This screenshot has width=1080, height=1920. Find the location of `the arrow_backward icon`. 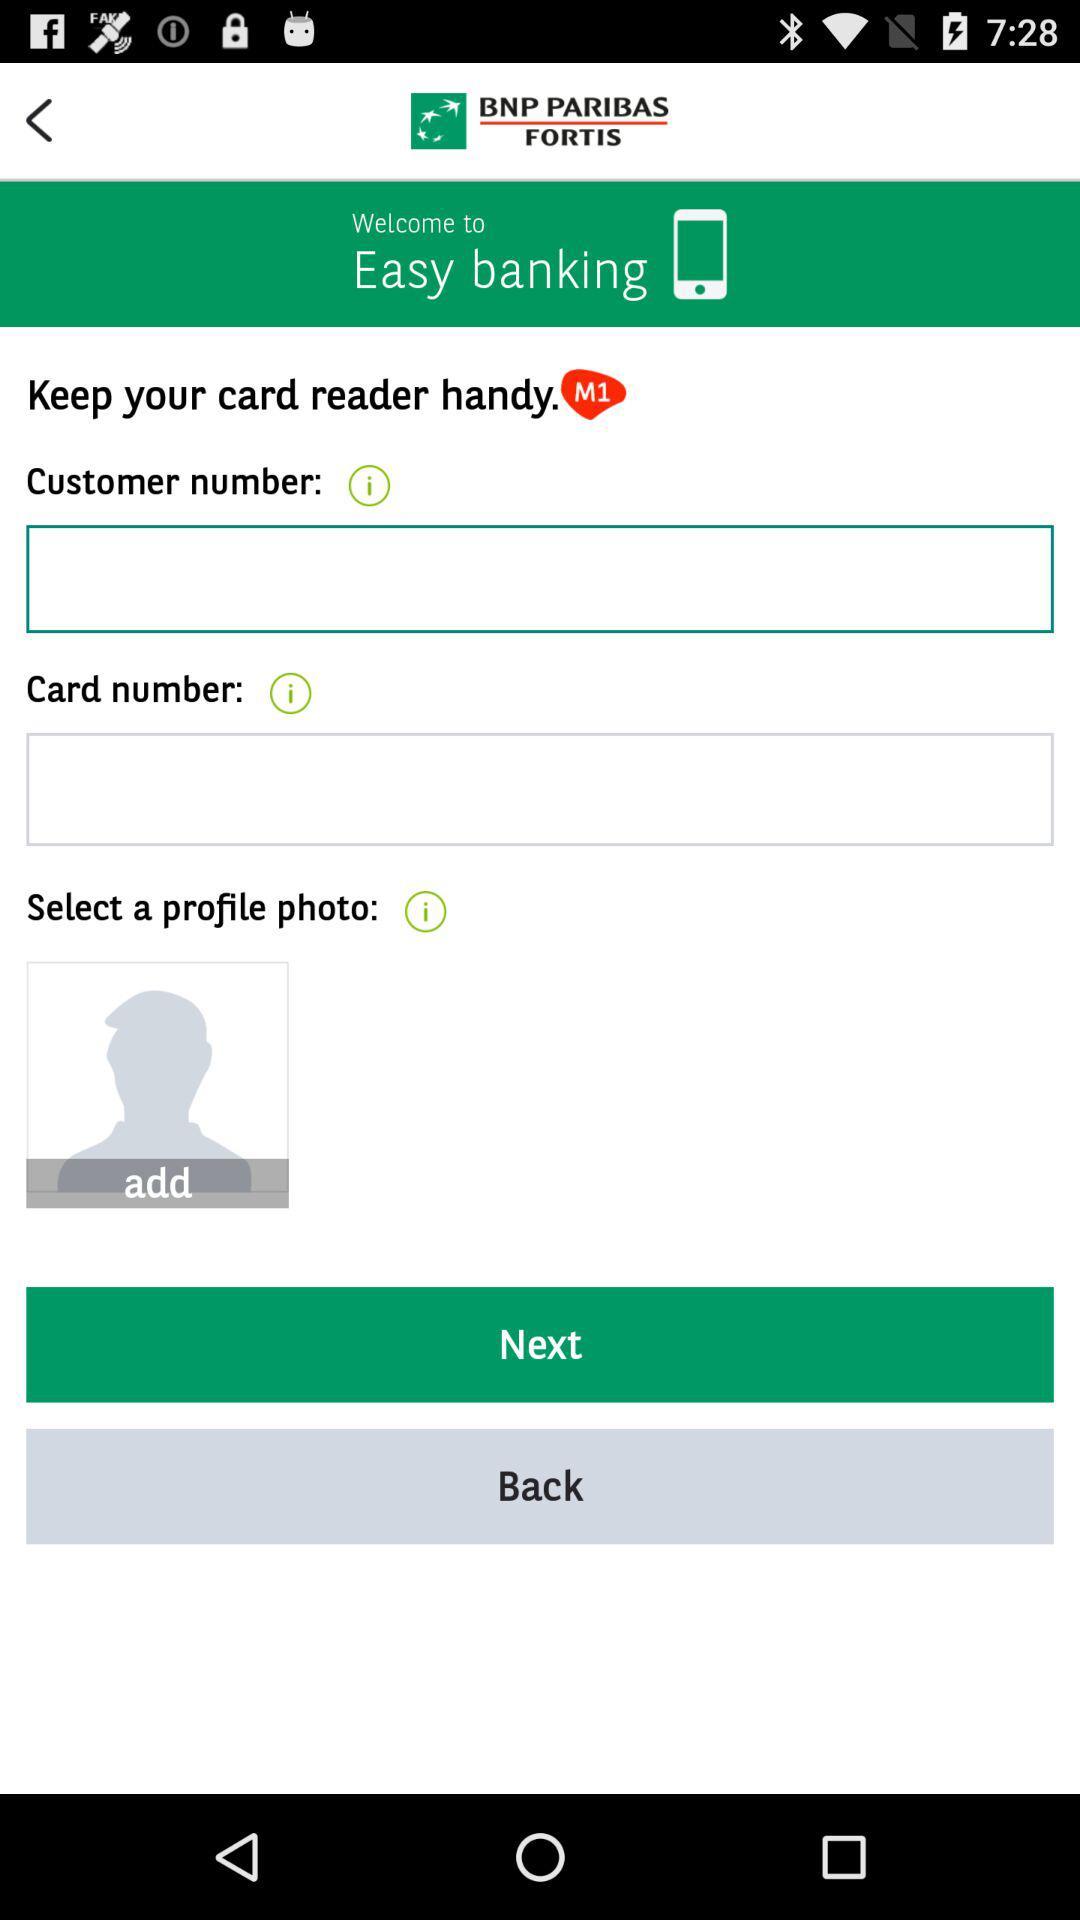

the arrow_backward icon is located at coordinates (51, 127).